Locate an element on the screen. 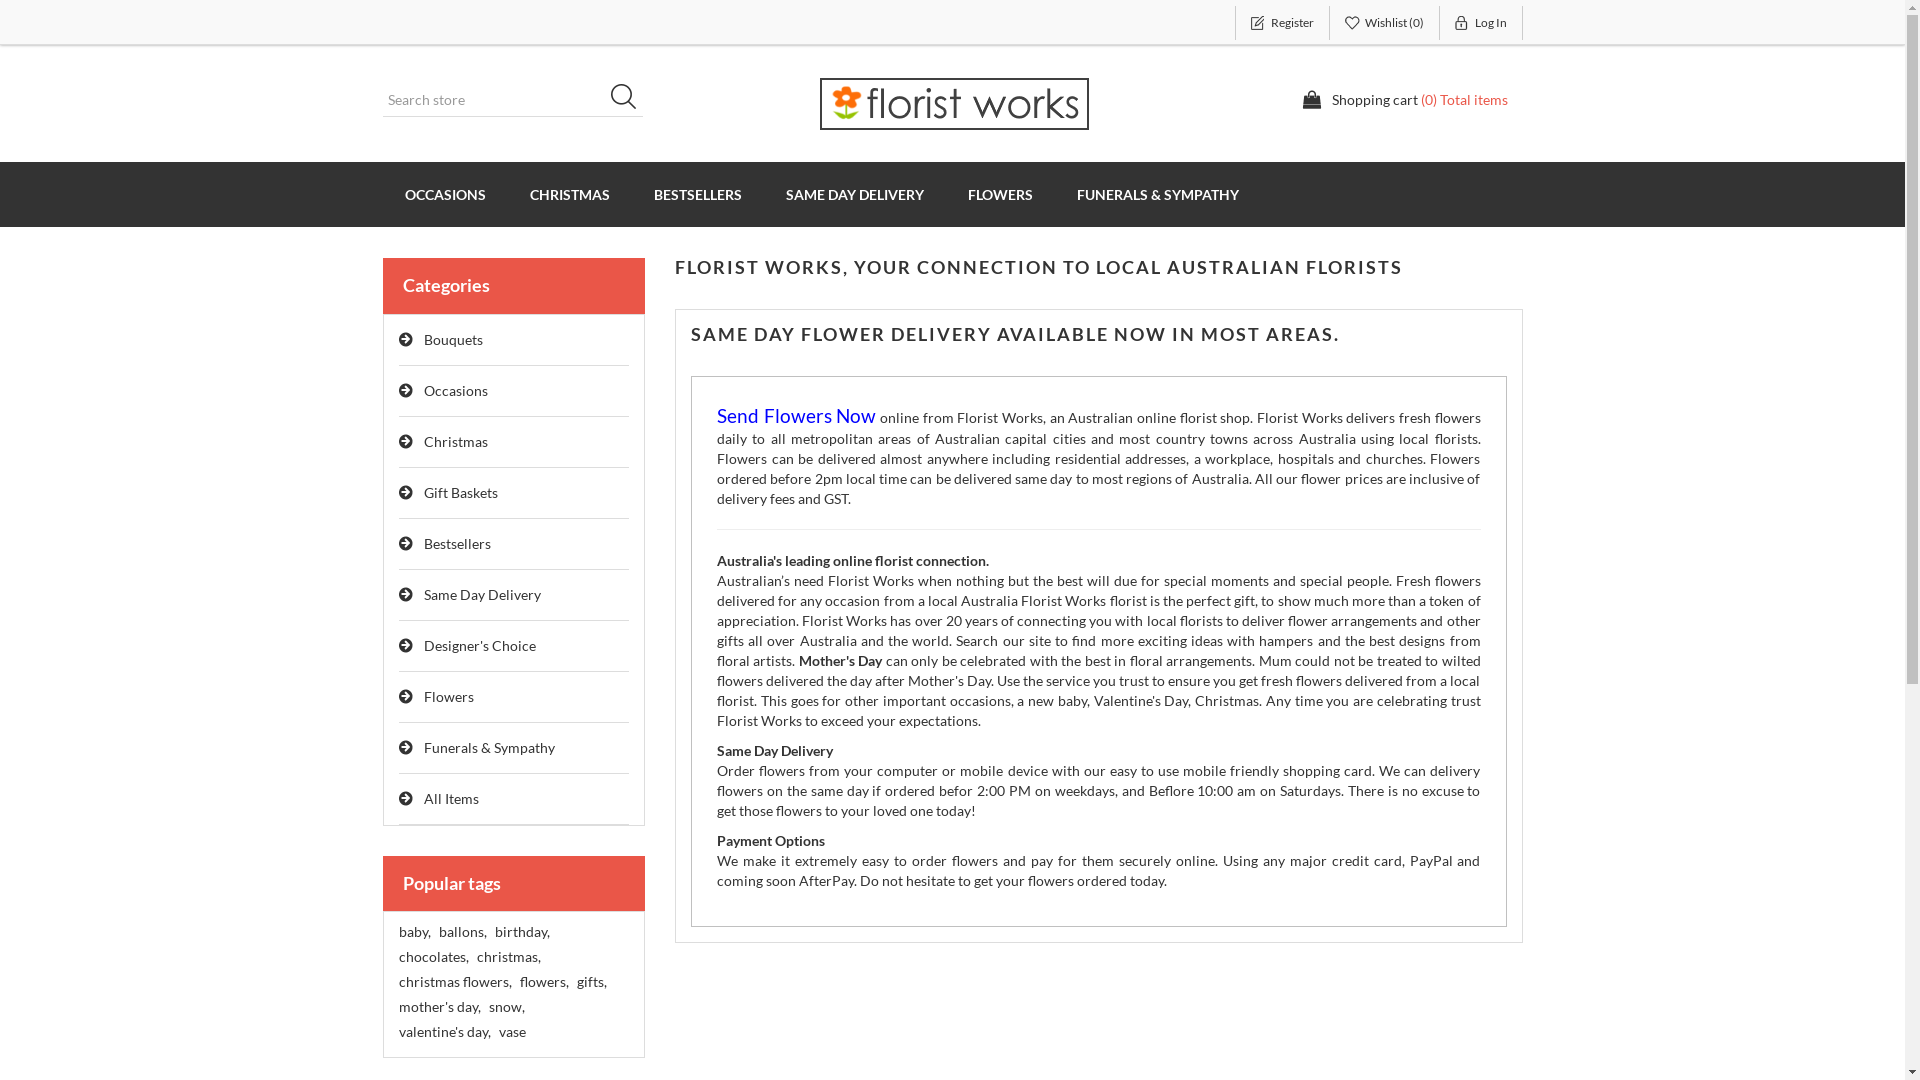 The height and width of the screenshot is (1080, 1920). 'SAME DAY DELIVERY' is located at coordinates (762, 194).